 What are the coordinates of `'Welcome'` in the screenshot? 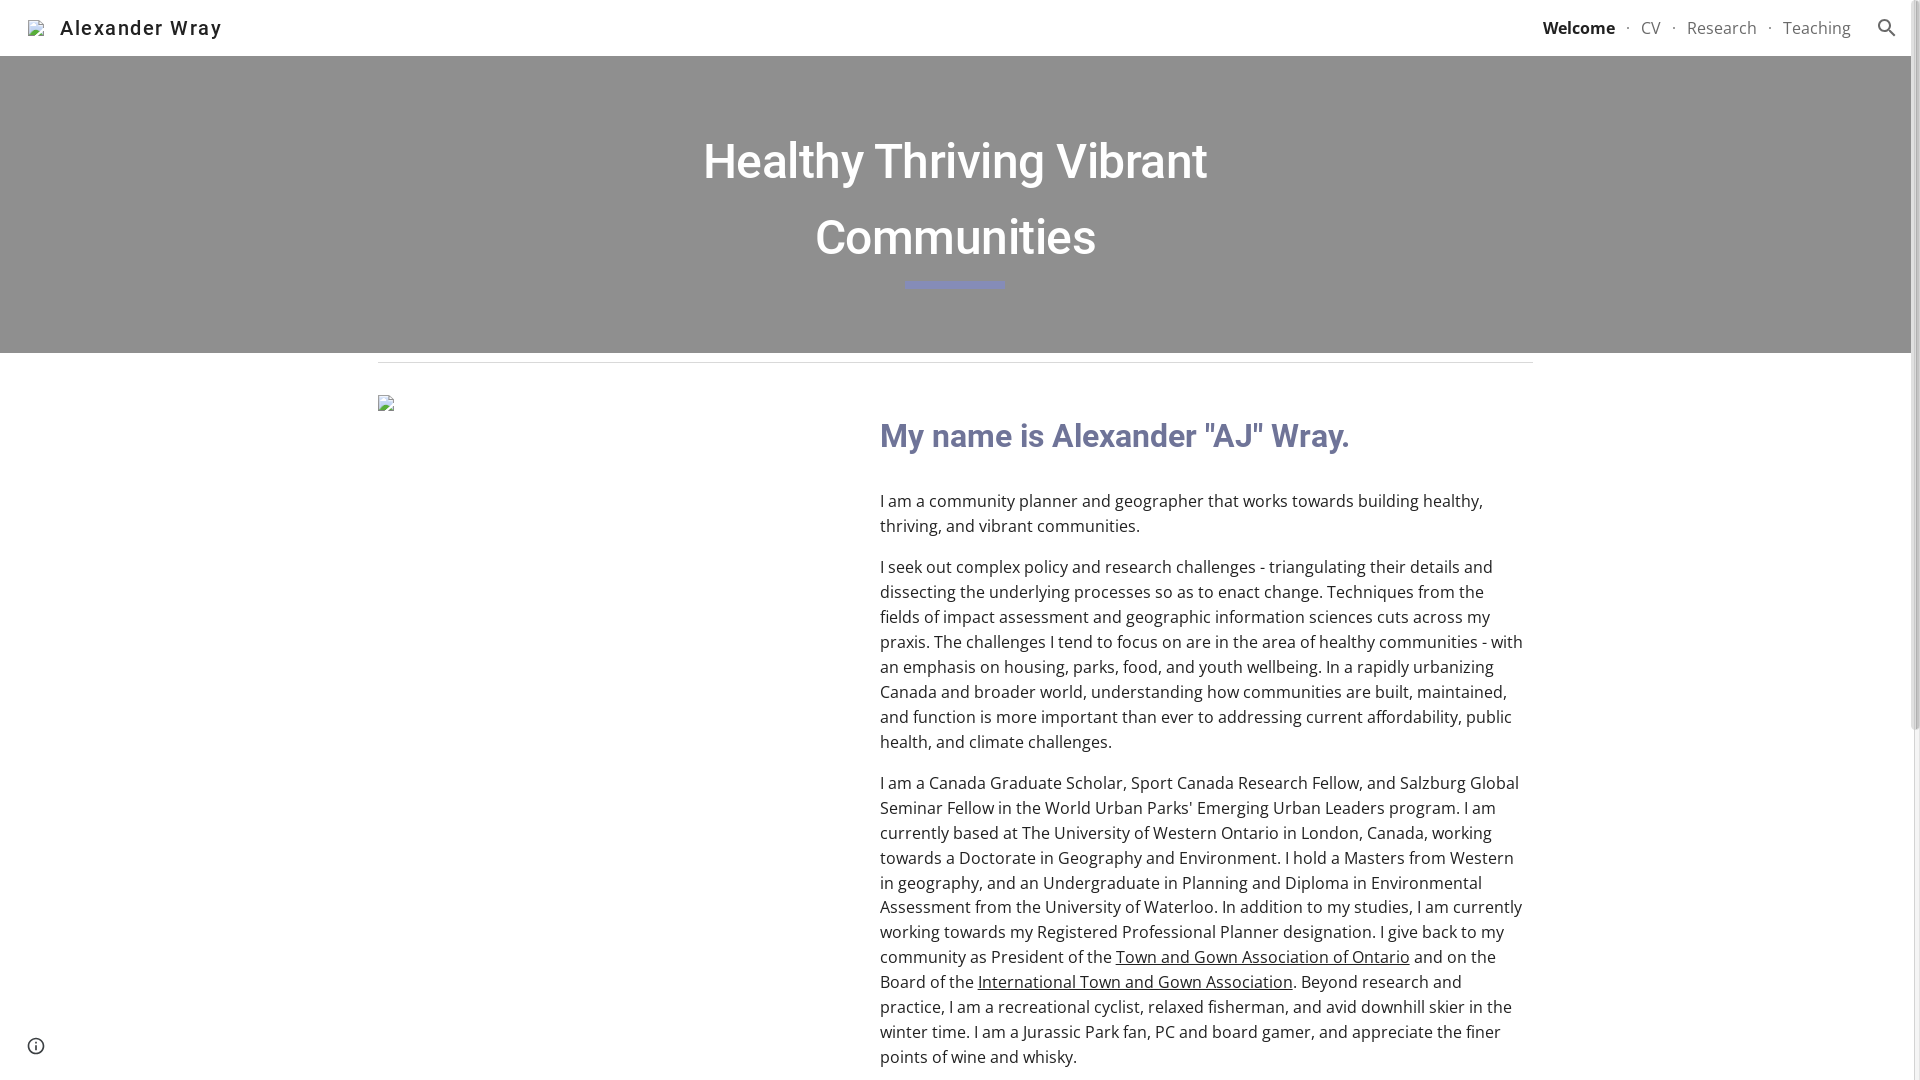 It's located at (1578, 27).